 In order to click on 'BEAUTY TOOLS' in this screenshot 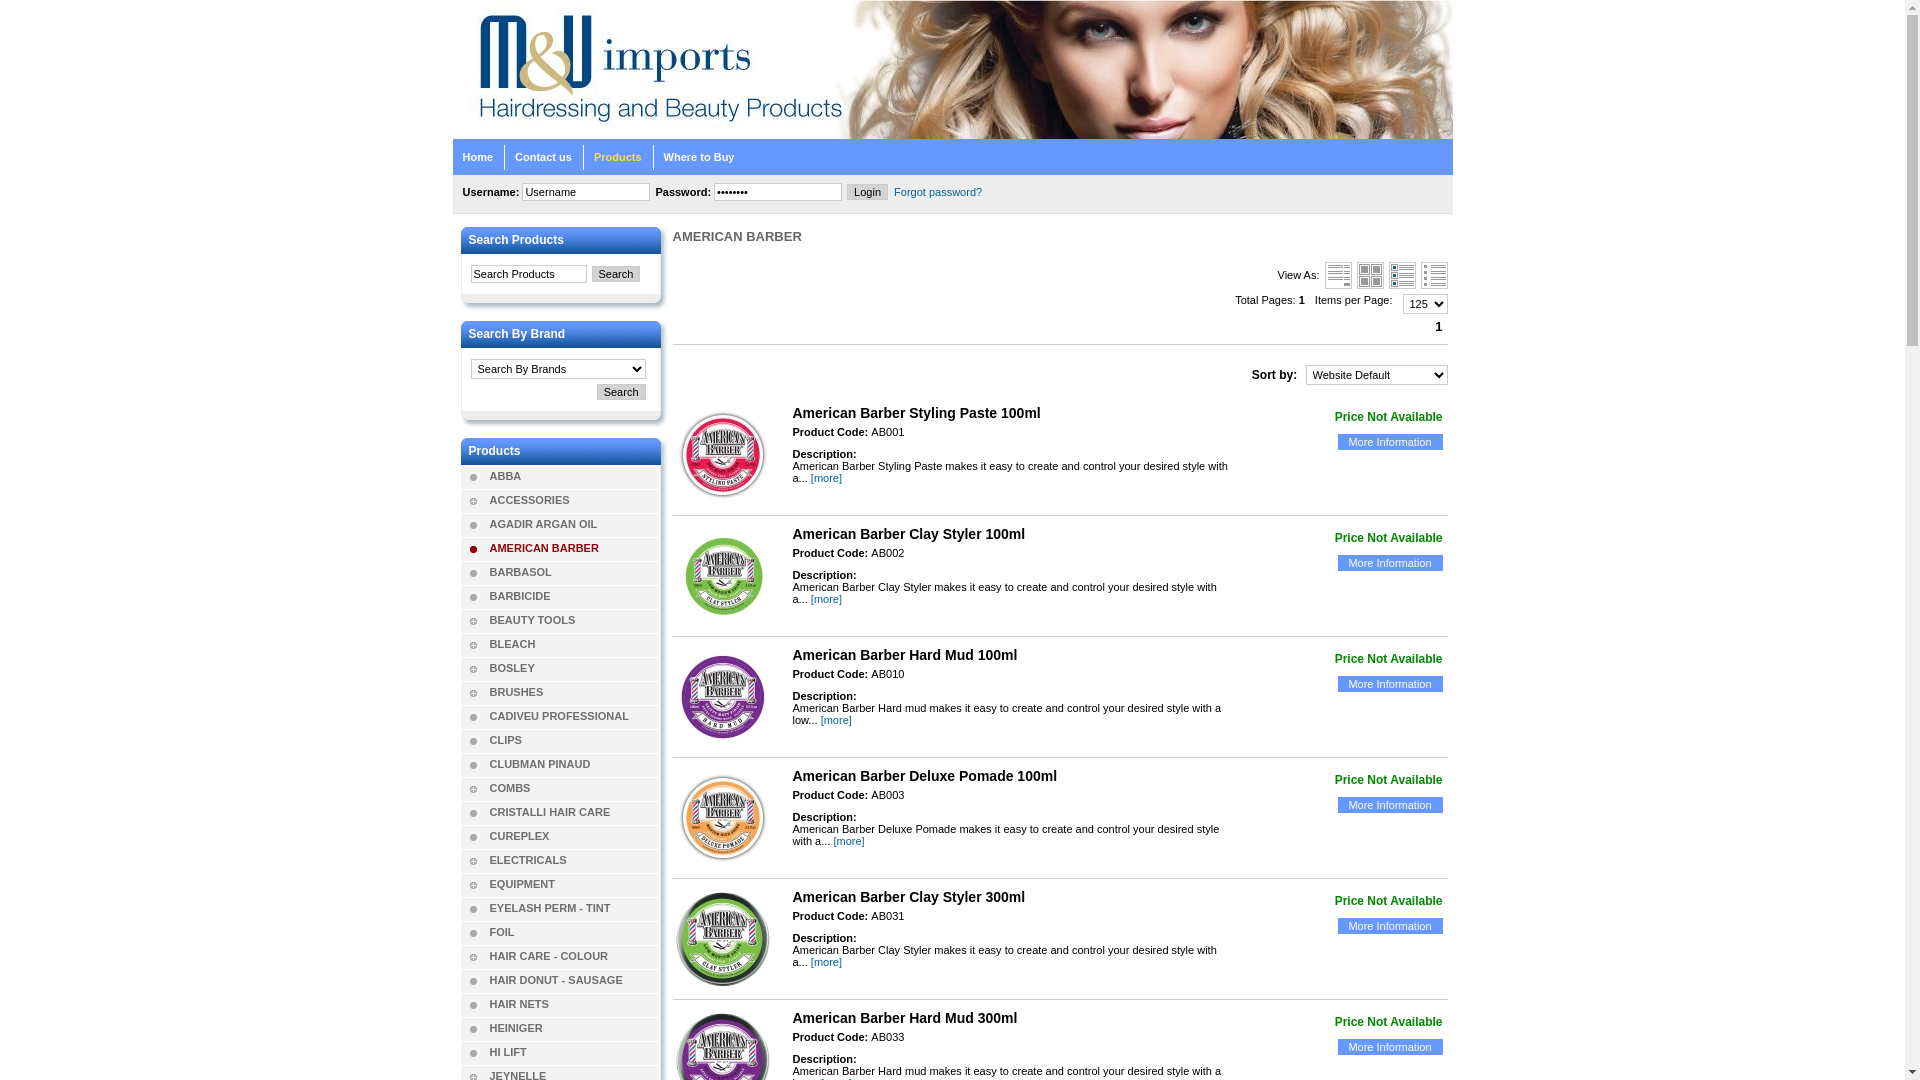, I will do `click(573, 619)`.